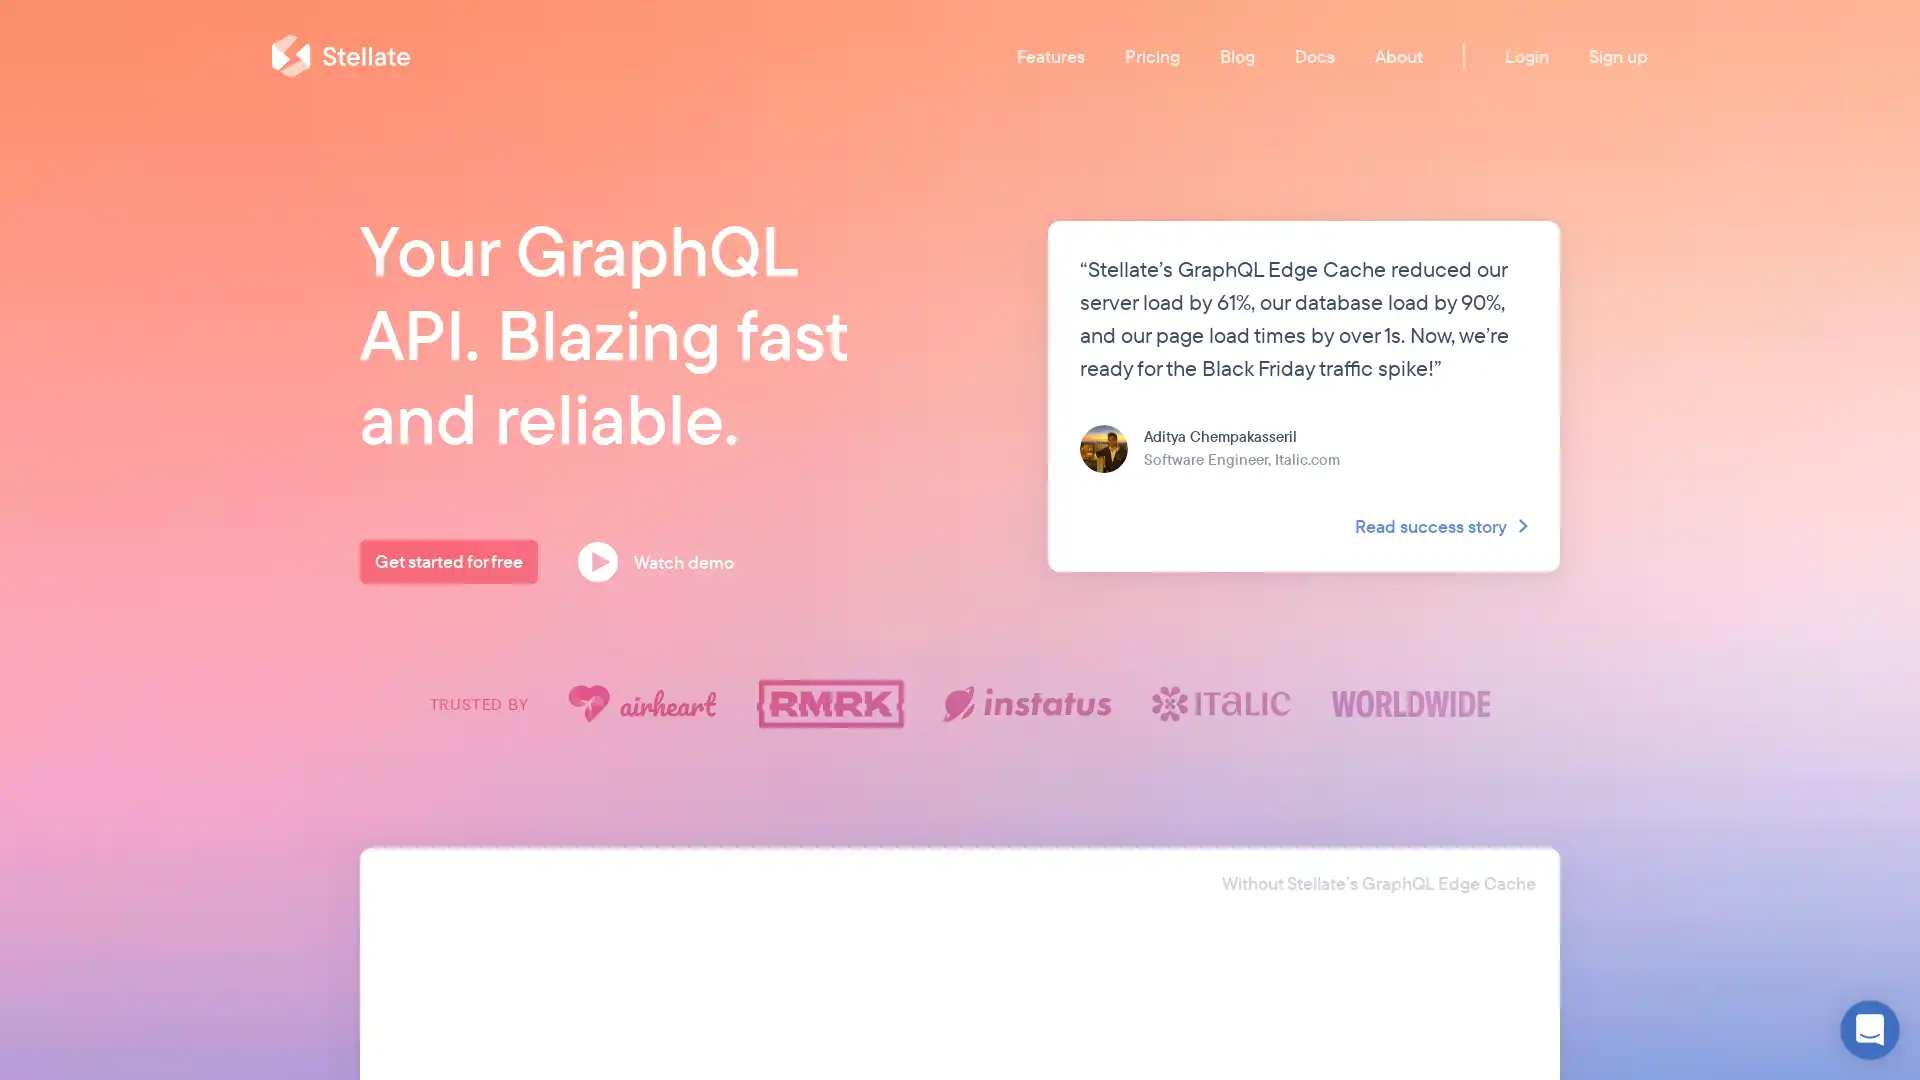  I want to click on Get started for free, so click(448, 562).